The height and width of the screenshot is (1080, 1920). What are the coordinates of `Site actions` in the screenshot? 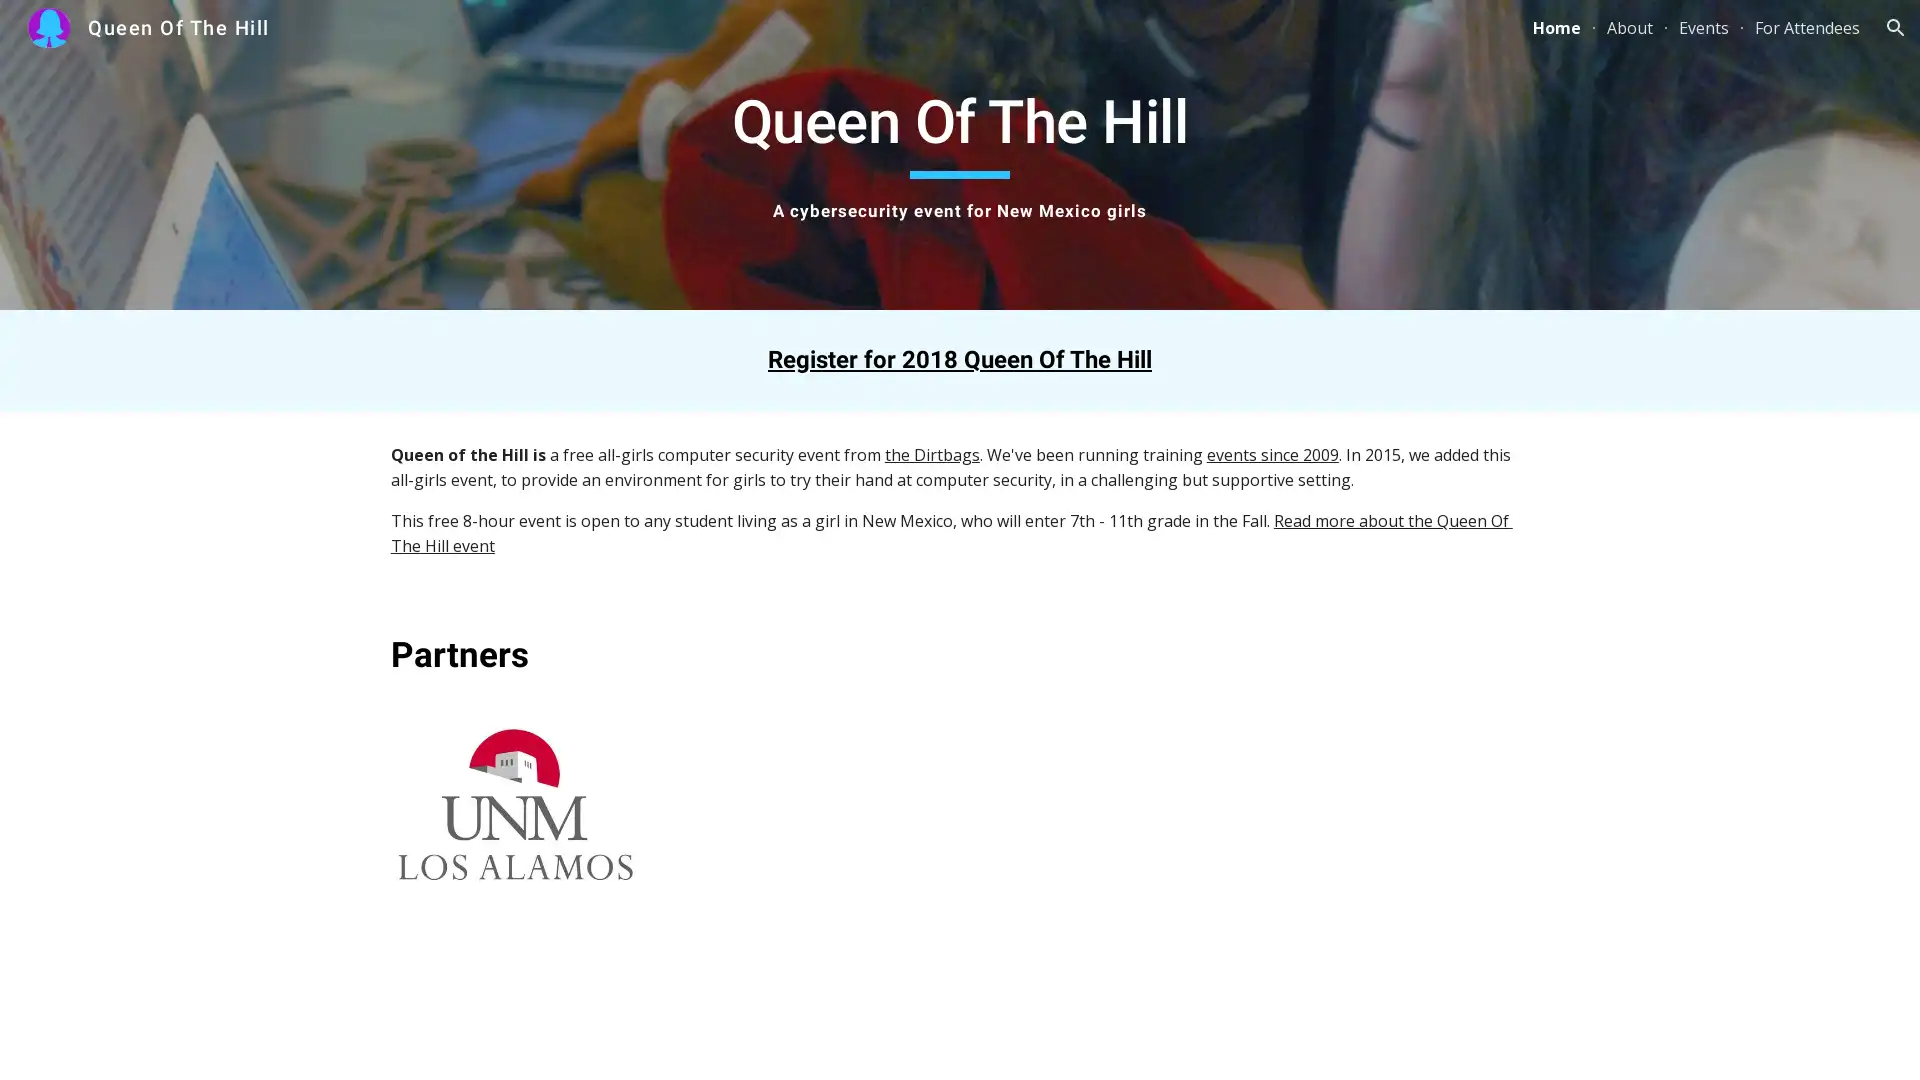 It's located at (35, 1044).